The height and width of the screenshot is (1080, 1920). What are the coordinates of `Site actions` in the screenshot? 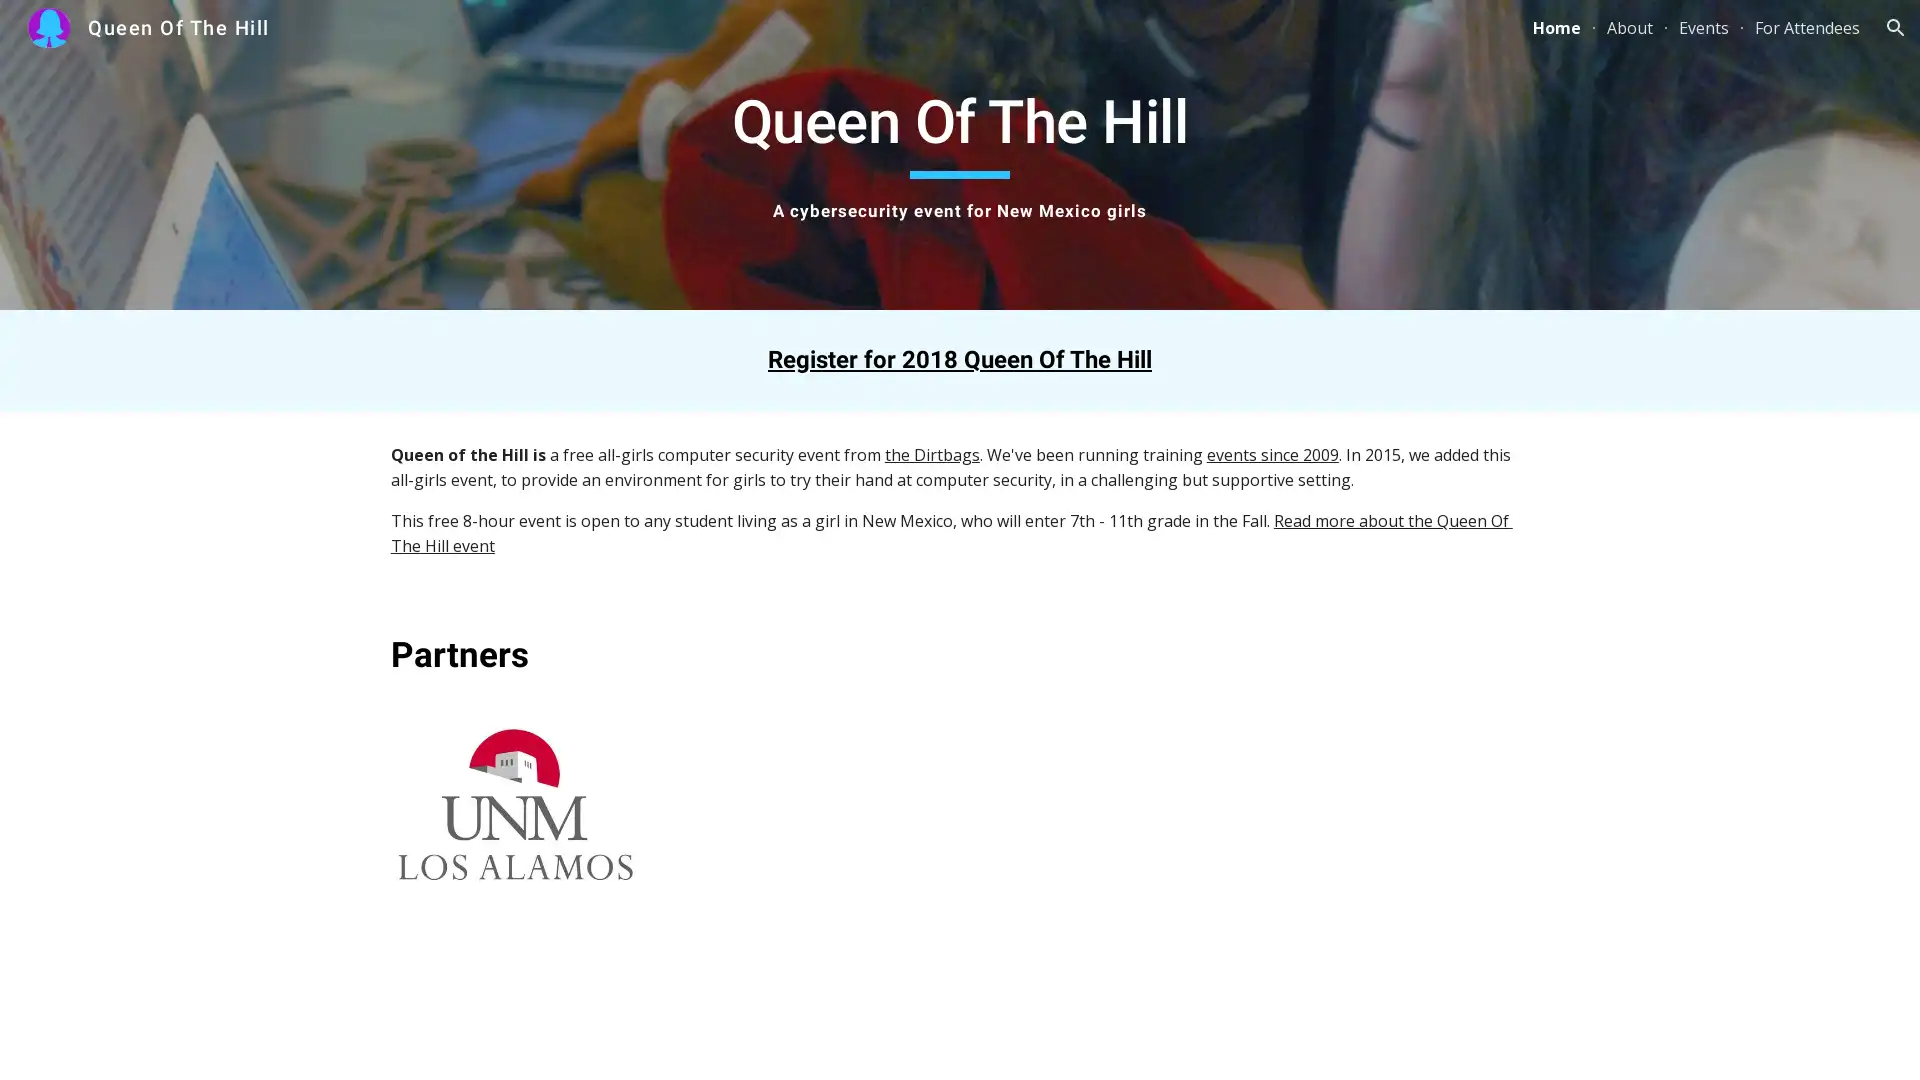 It's located at (35, 1044).